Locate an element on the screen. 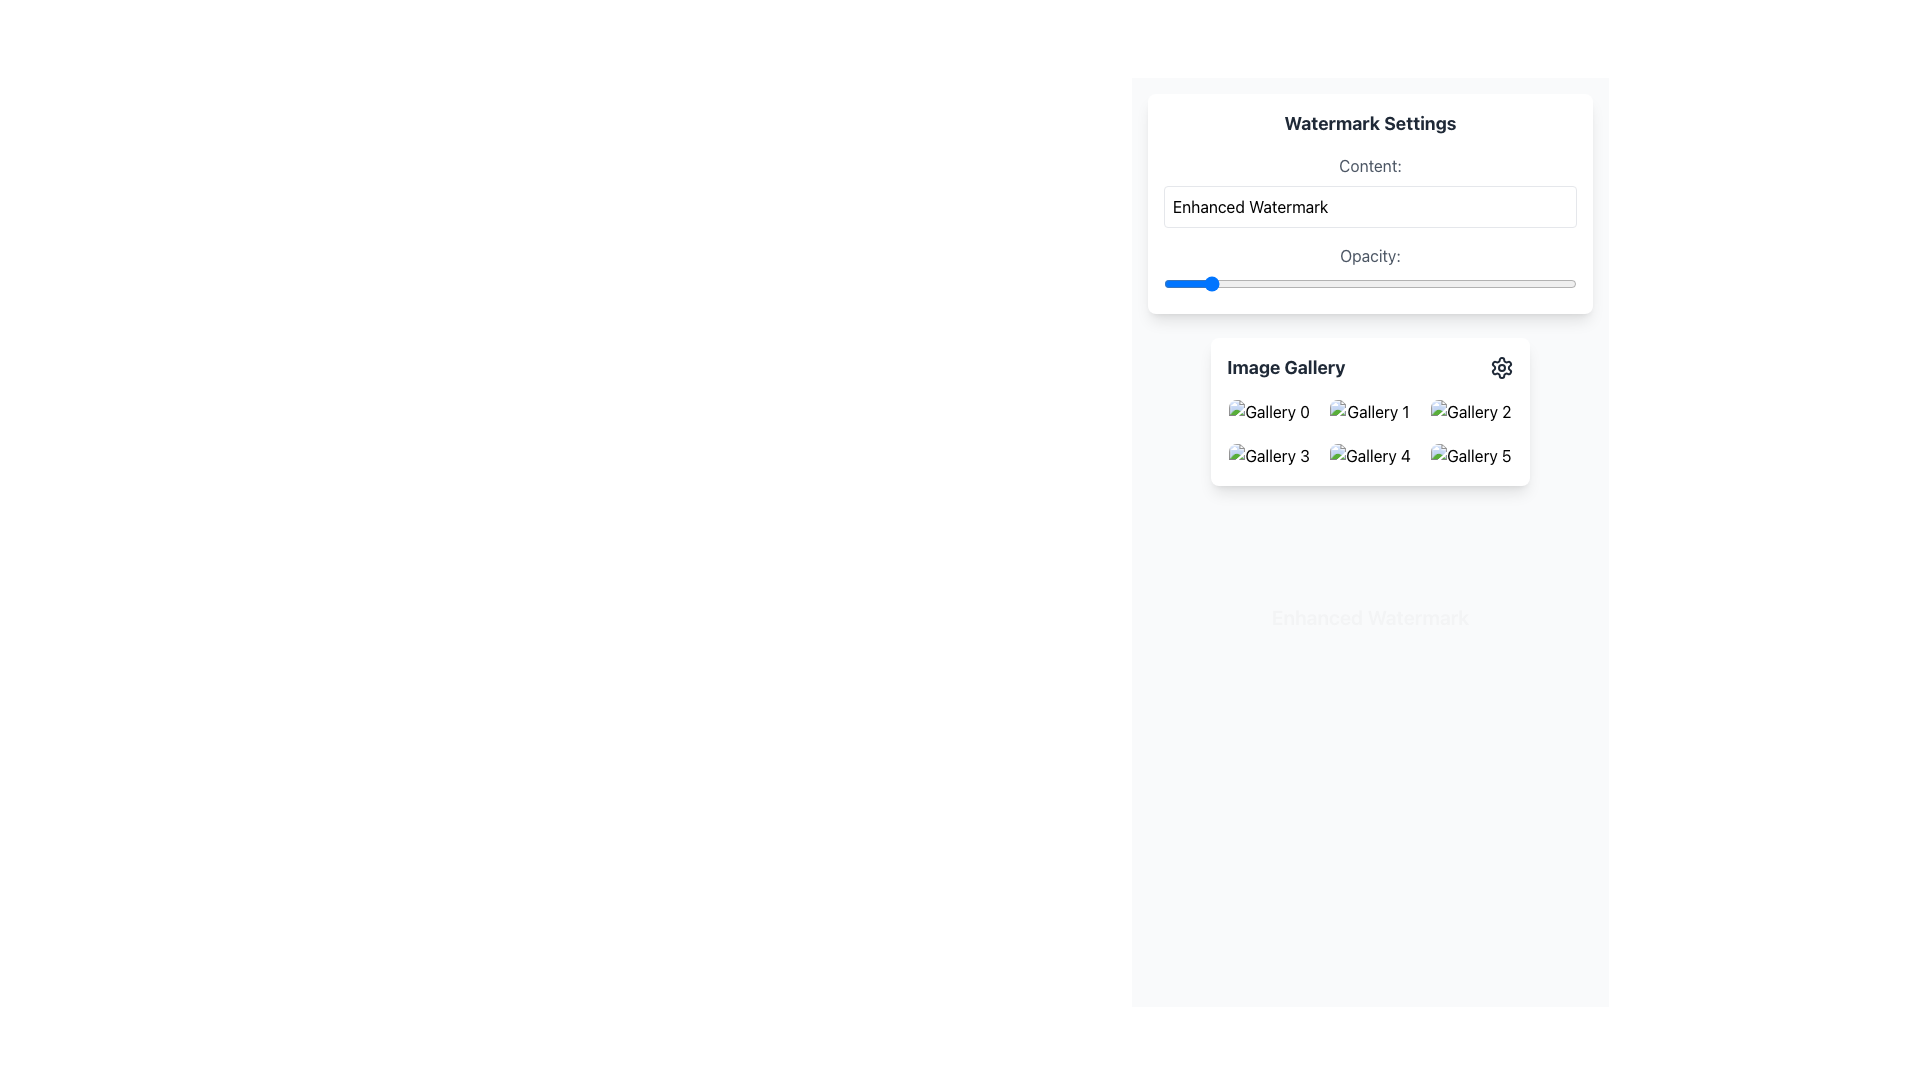  the thumbnail image located in the third row and third column of the 'Image Gallery' section is located at coordinates (1470, 455).